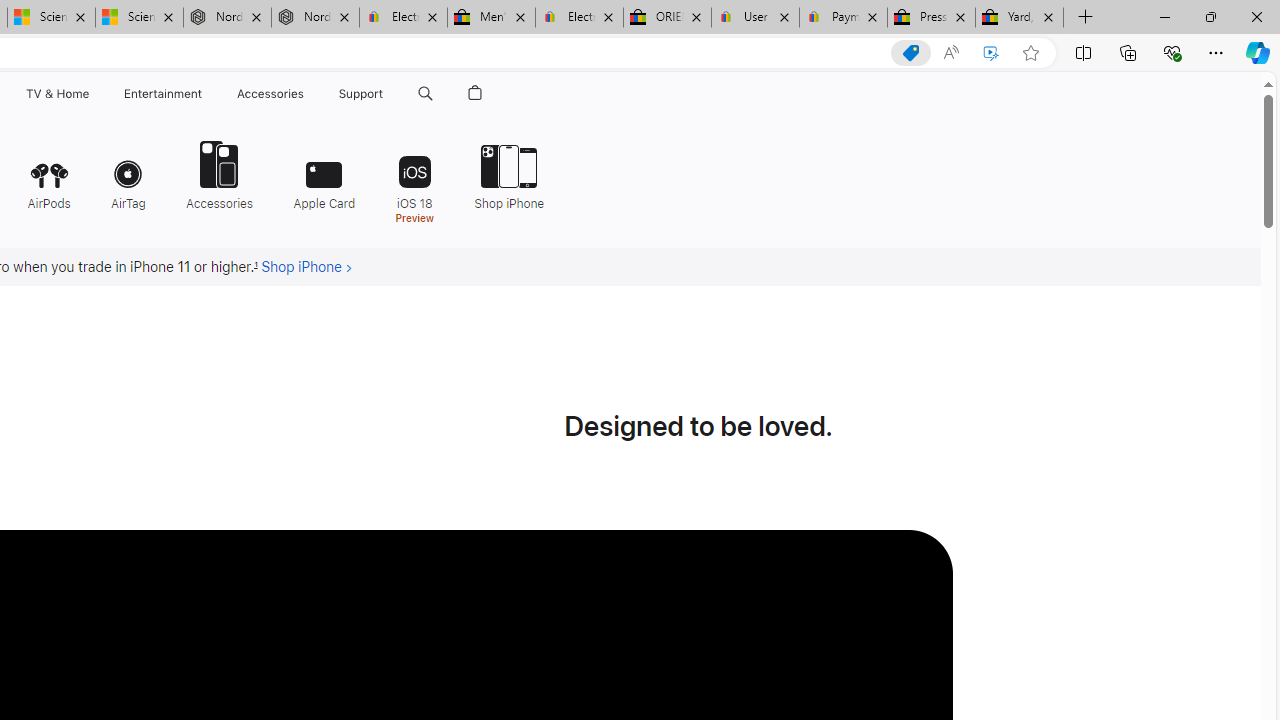 This screenshot has width=1280, height=720. What do you see at coordinates (206, 93) in the screenshot?
I see `'Entertainment menu'` at bounding box center [206, 93].